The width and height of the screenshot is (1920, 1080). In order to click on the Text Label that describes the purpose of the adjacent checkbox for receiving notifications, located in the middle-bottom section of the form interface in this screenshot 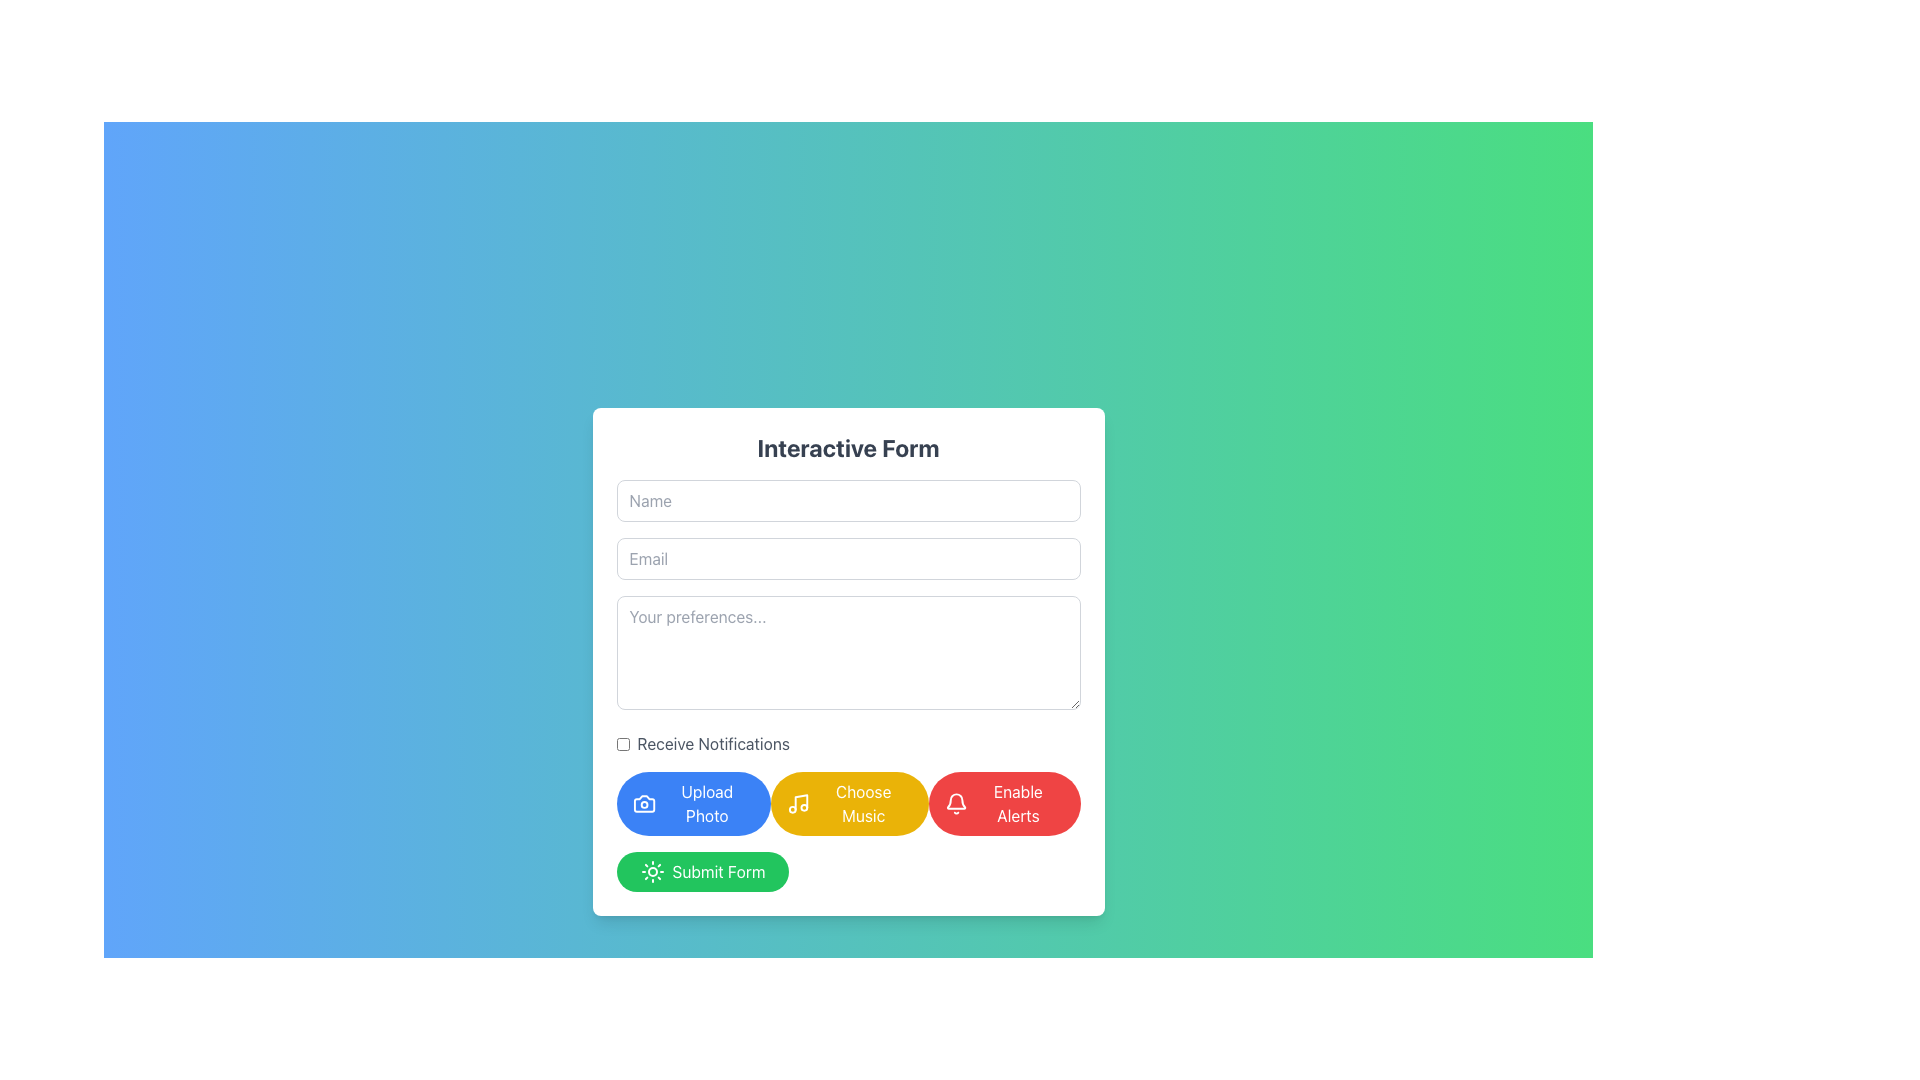, I will do `click(713, 744)`.